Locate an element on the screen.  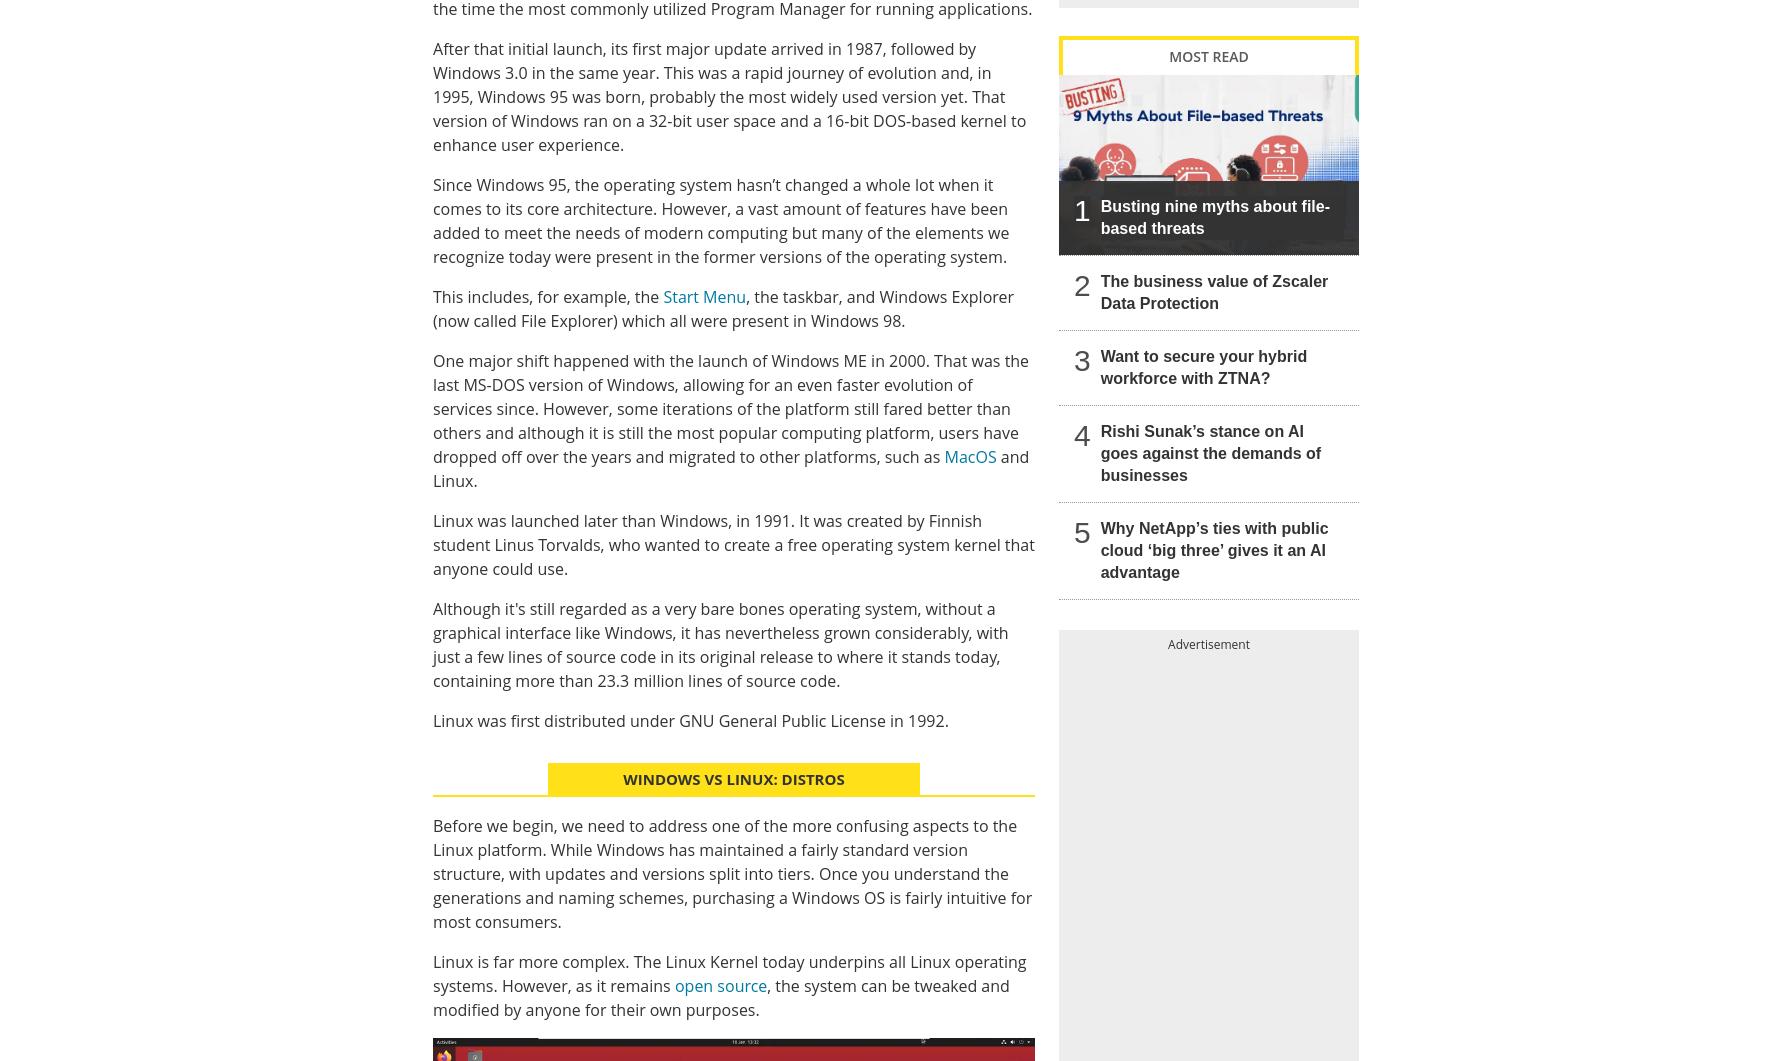
'and Linux.' is located at coordinates (432, 468).